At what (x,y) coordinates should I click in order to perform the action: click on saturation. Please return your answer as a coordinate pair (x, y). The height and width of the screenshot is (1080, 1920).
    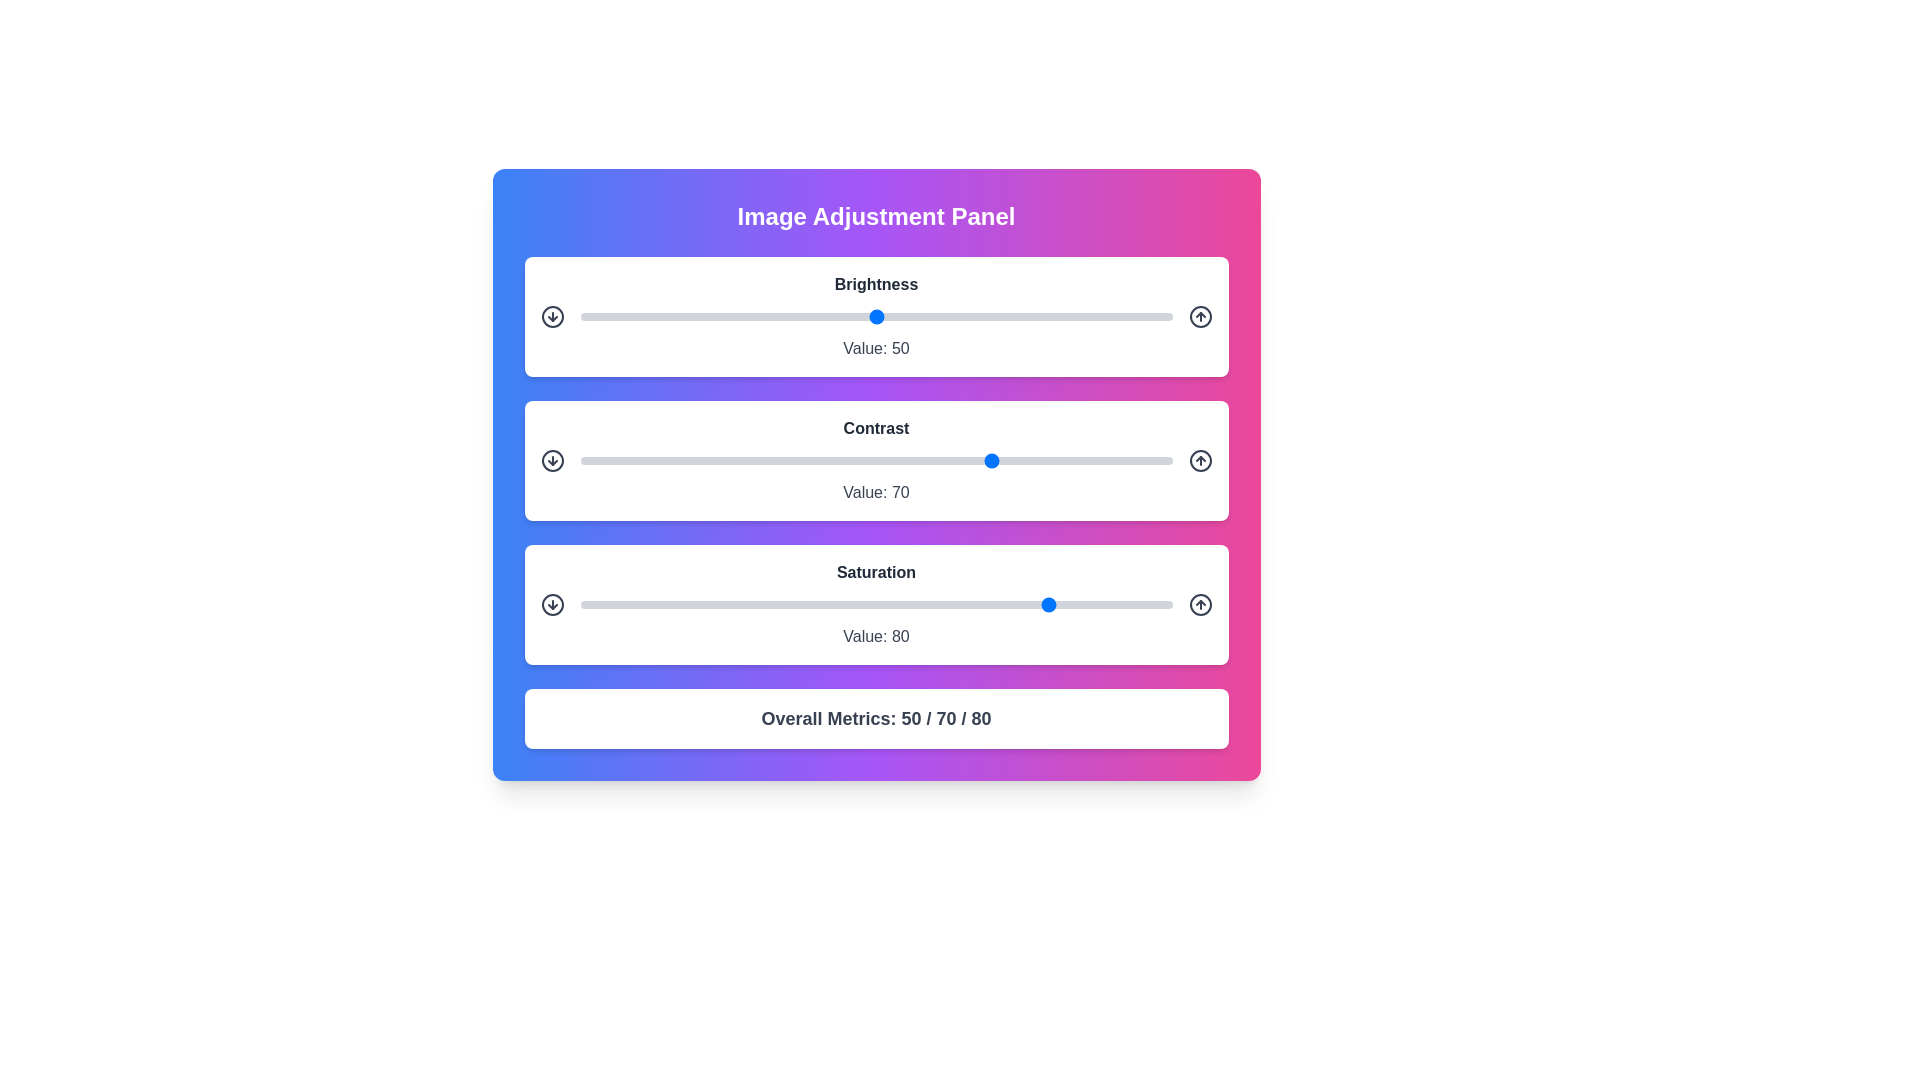
    Looking at the image, I should click on (1059, 604).